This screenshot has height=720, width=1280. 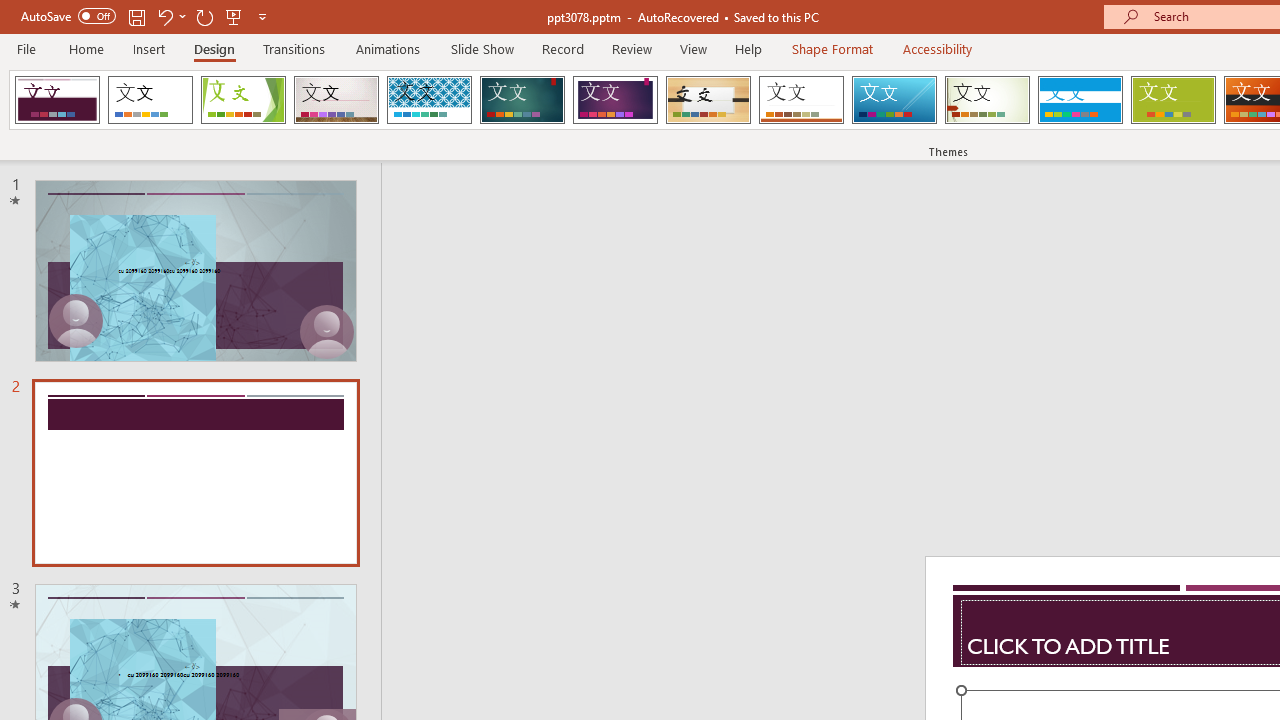 What do you see at coordinates (987, 100) in the screenshot?
I see `'Wisp'` at bounding box center [987, 100].